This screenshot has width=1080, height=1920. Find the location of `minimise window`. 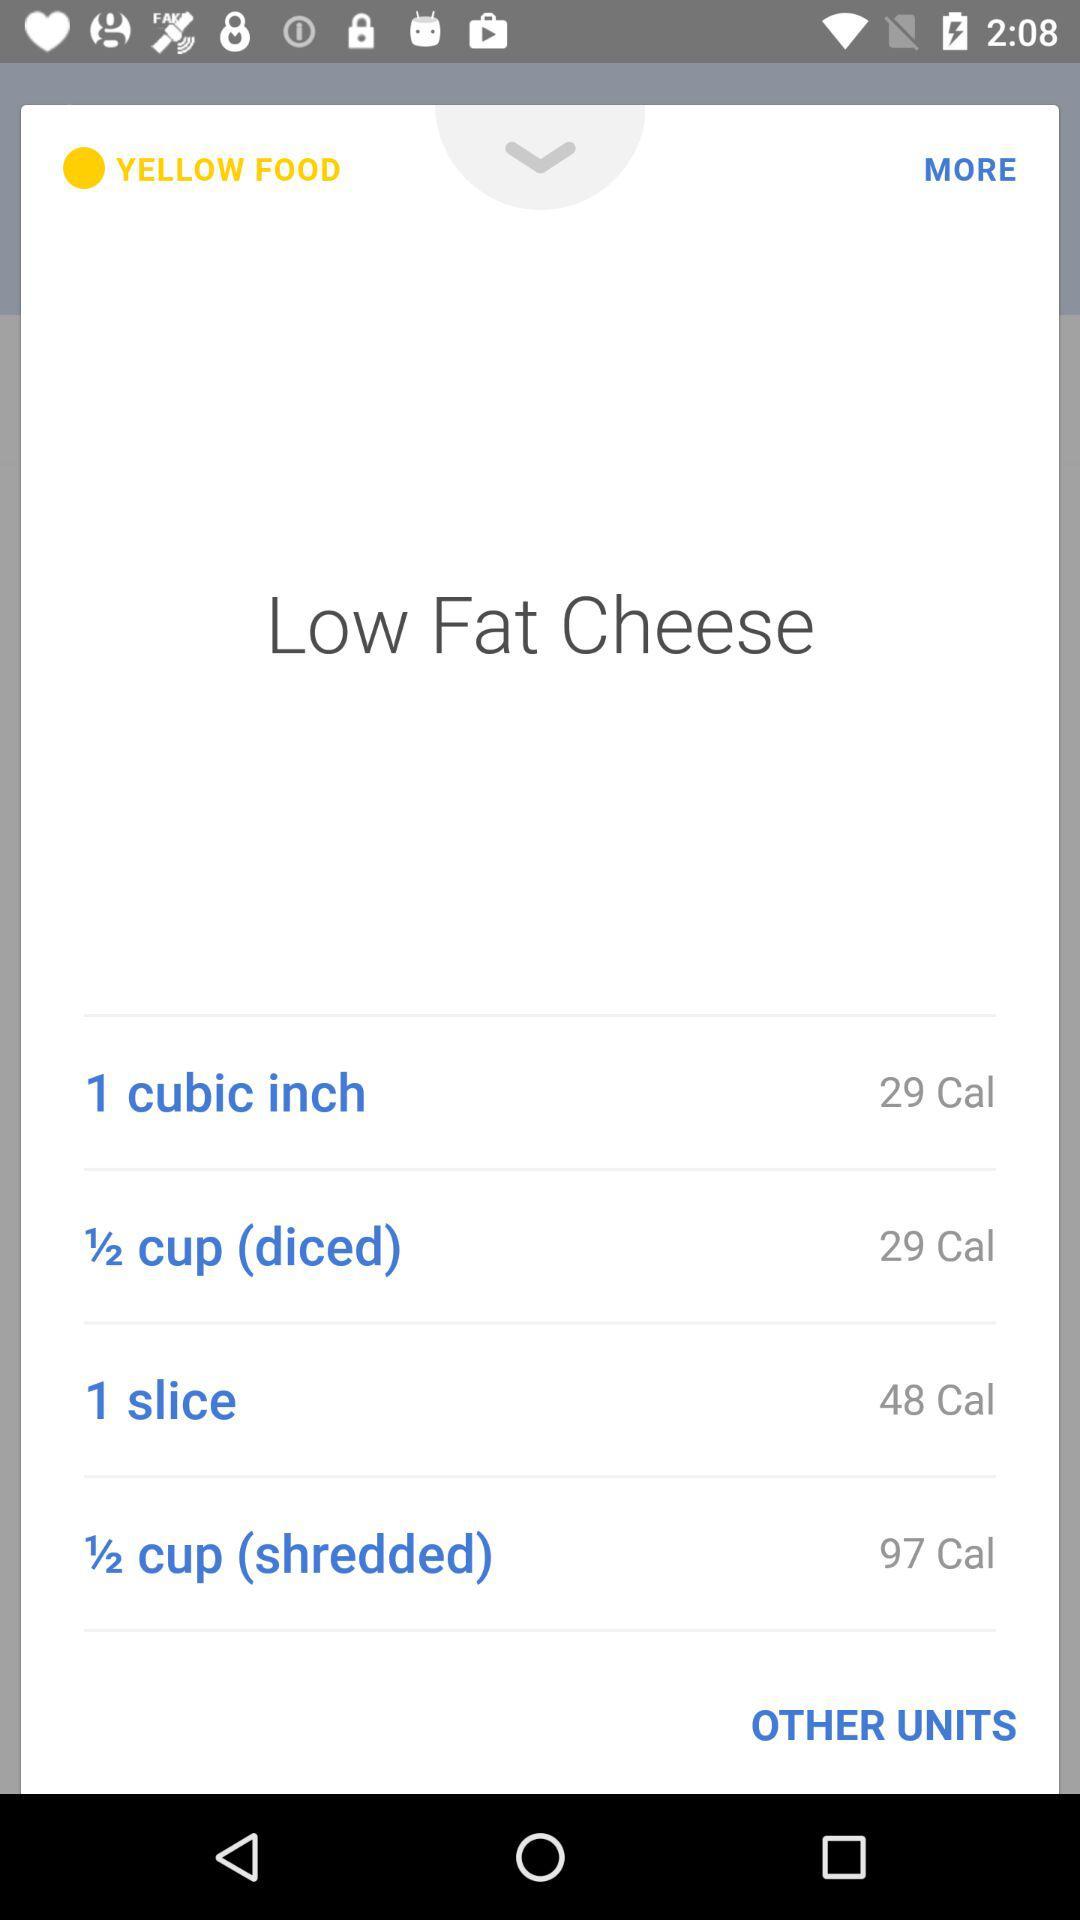

minimise window is located at coordinates (540, 156).